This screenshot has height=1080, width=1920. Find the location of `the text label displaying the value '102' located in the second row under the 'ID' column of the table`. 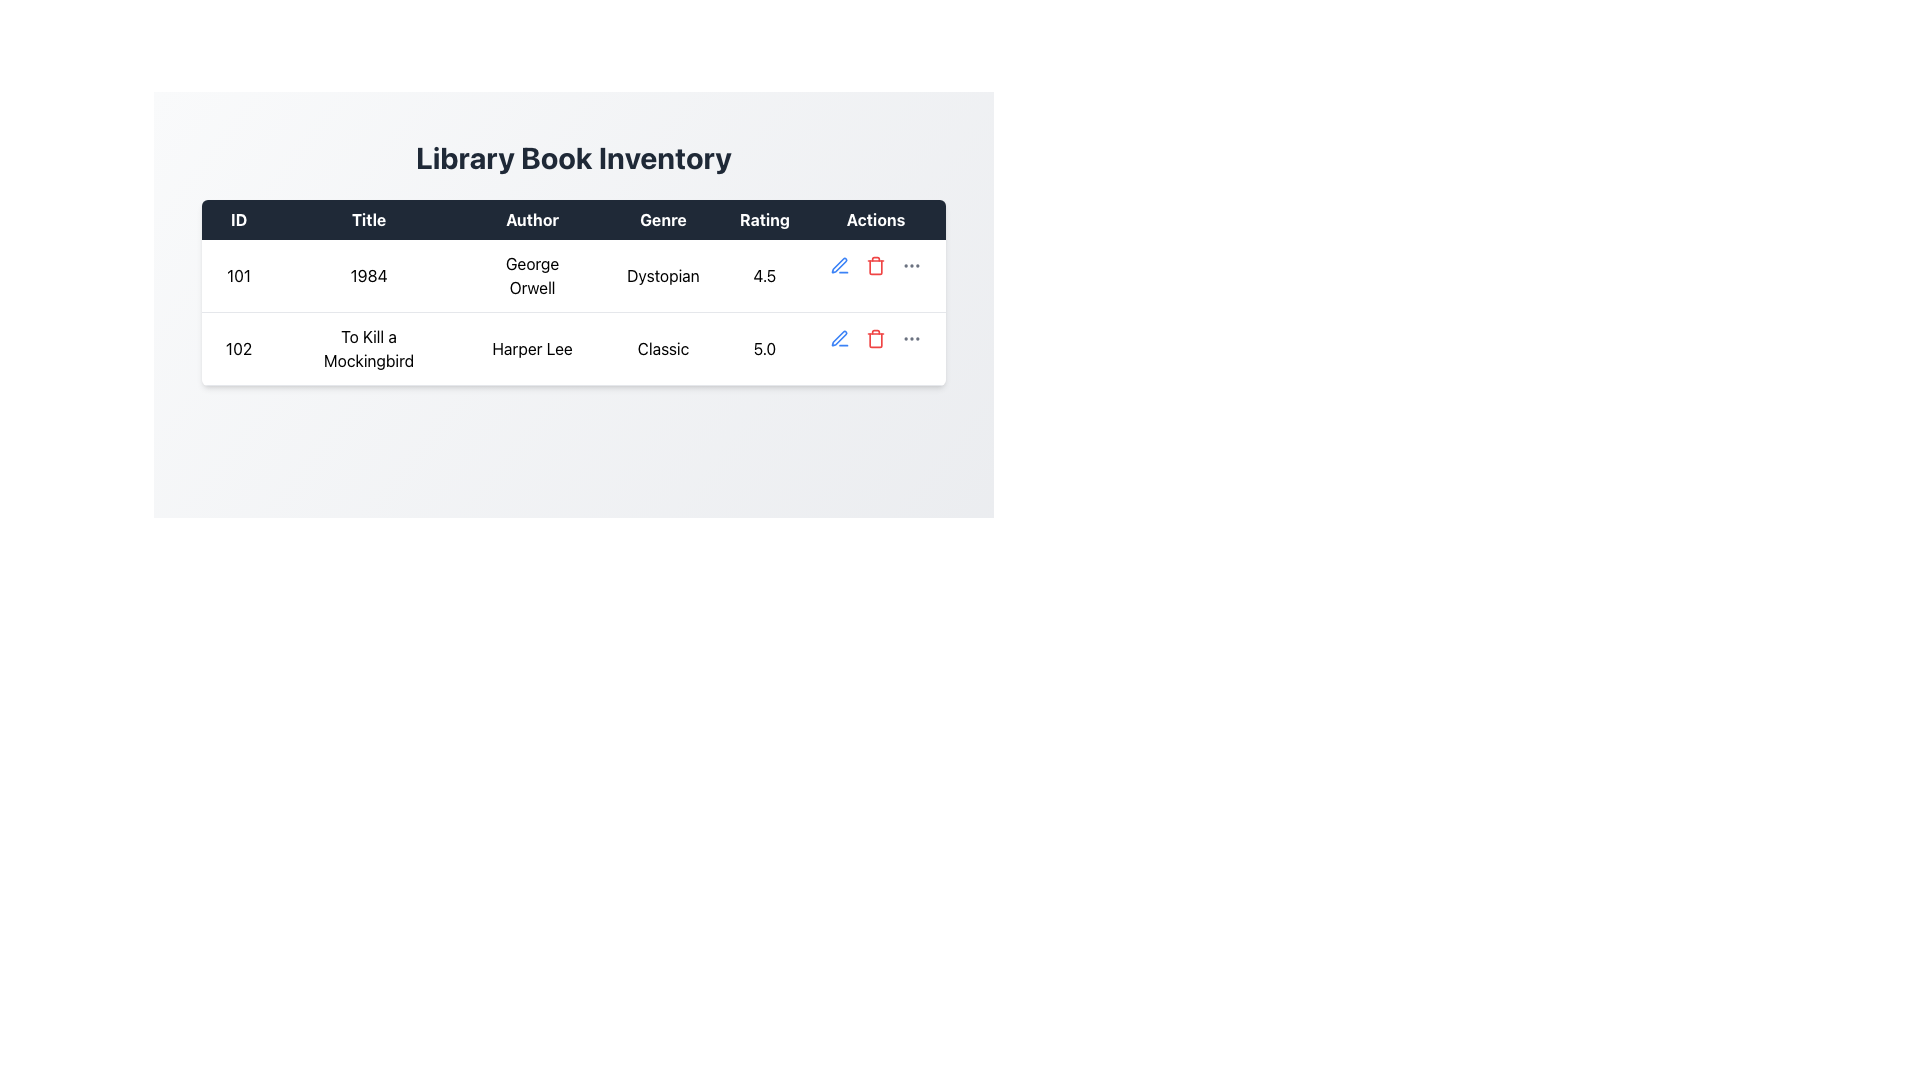

the text label displaying the value '102' located in the second row under the 'ID' column of the table is located at coordinates (239, 347).